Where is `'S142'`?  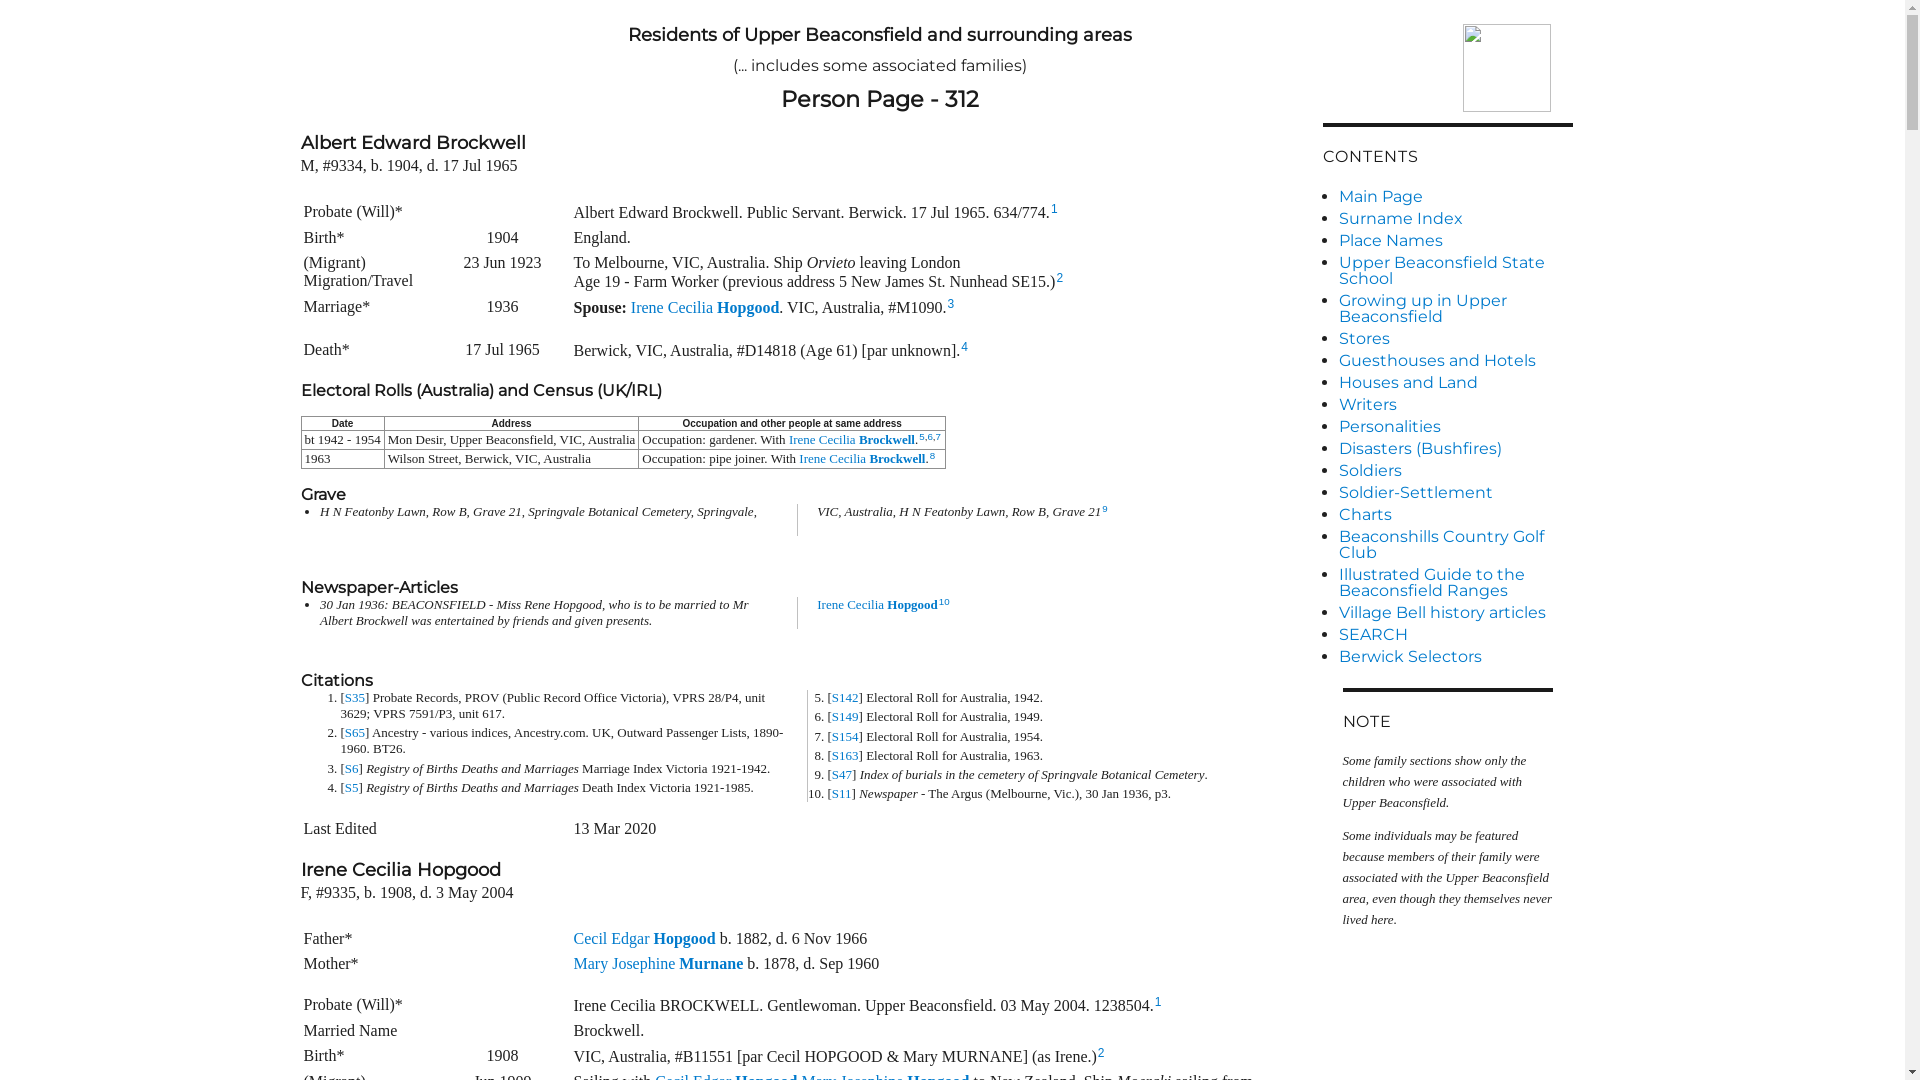
'S142' is located at coordinates (845, 696).